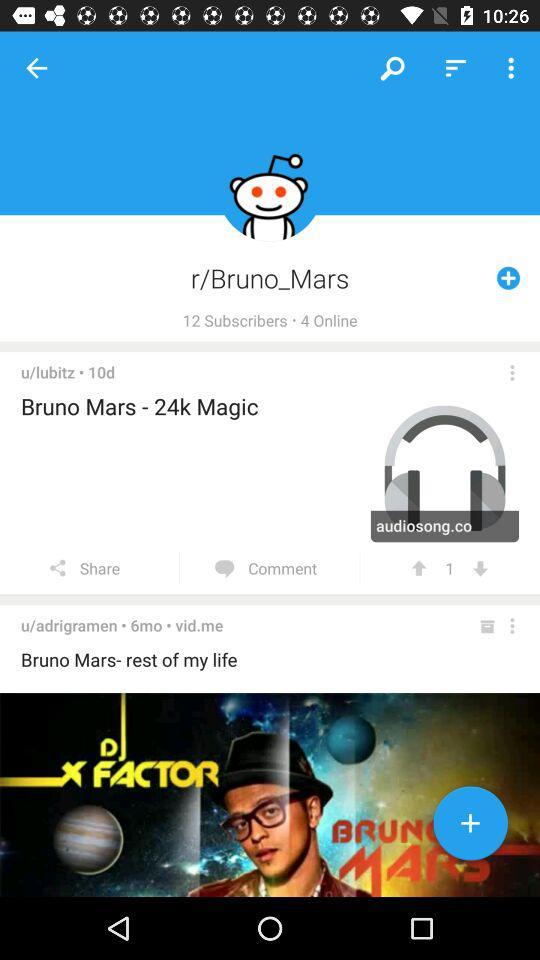  I want to click on the item next to 1, so click(479, 568).